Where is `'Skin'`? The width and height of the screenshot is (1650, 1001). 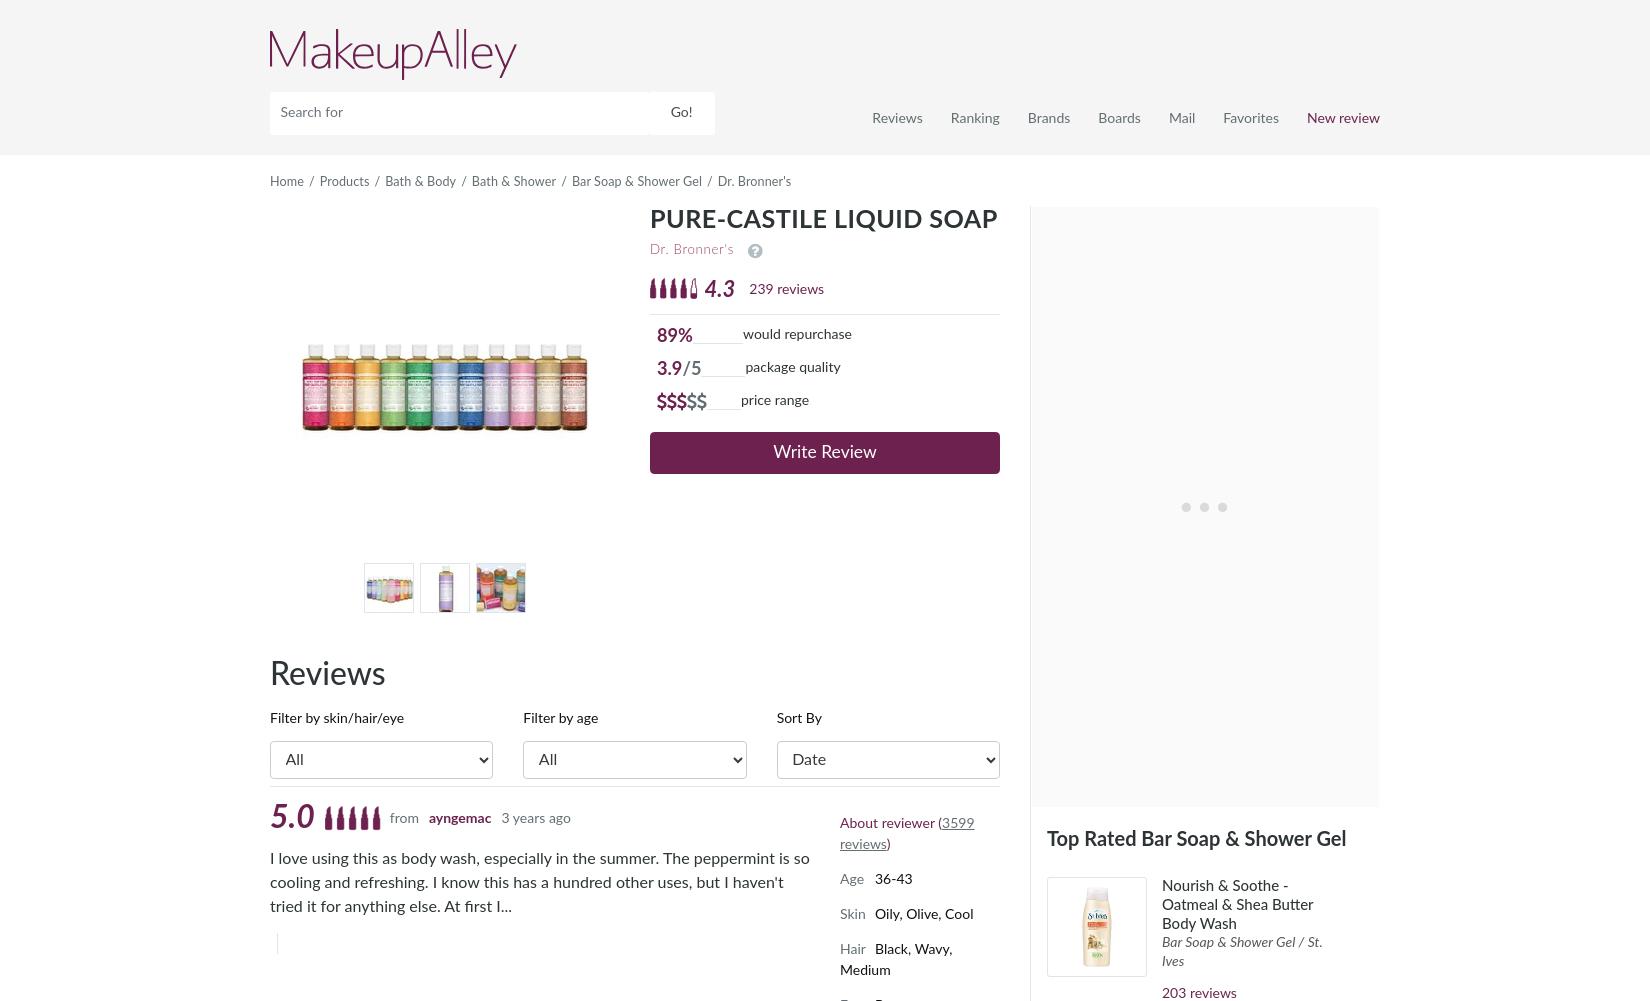
'Skin' is located at coordinates (852, 914).